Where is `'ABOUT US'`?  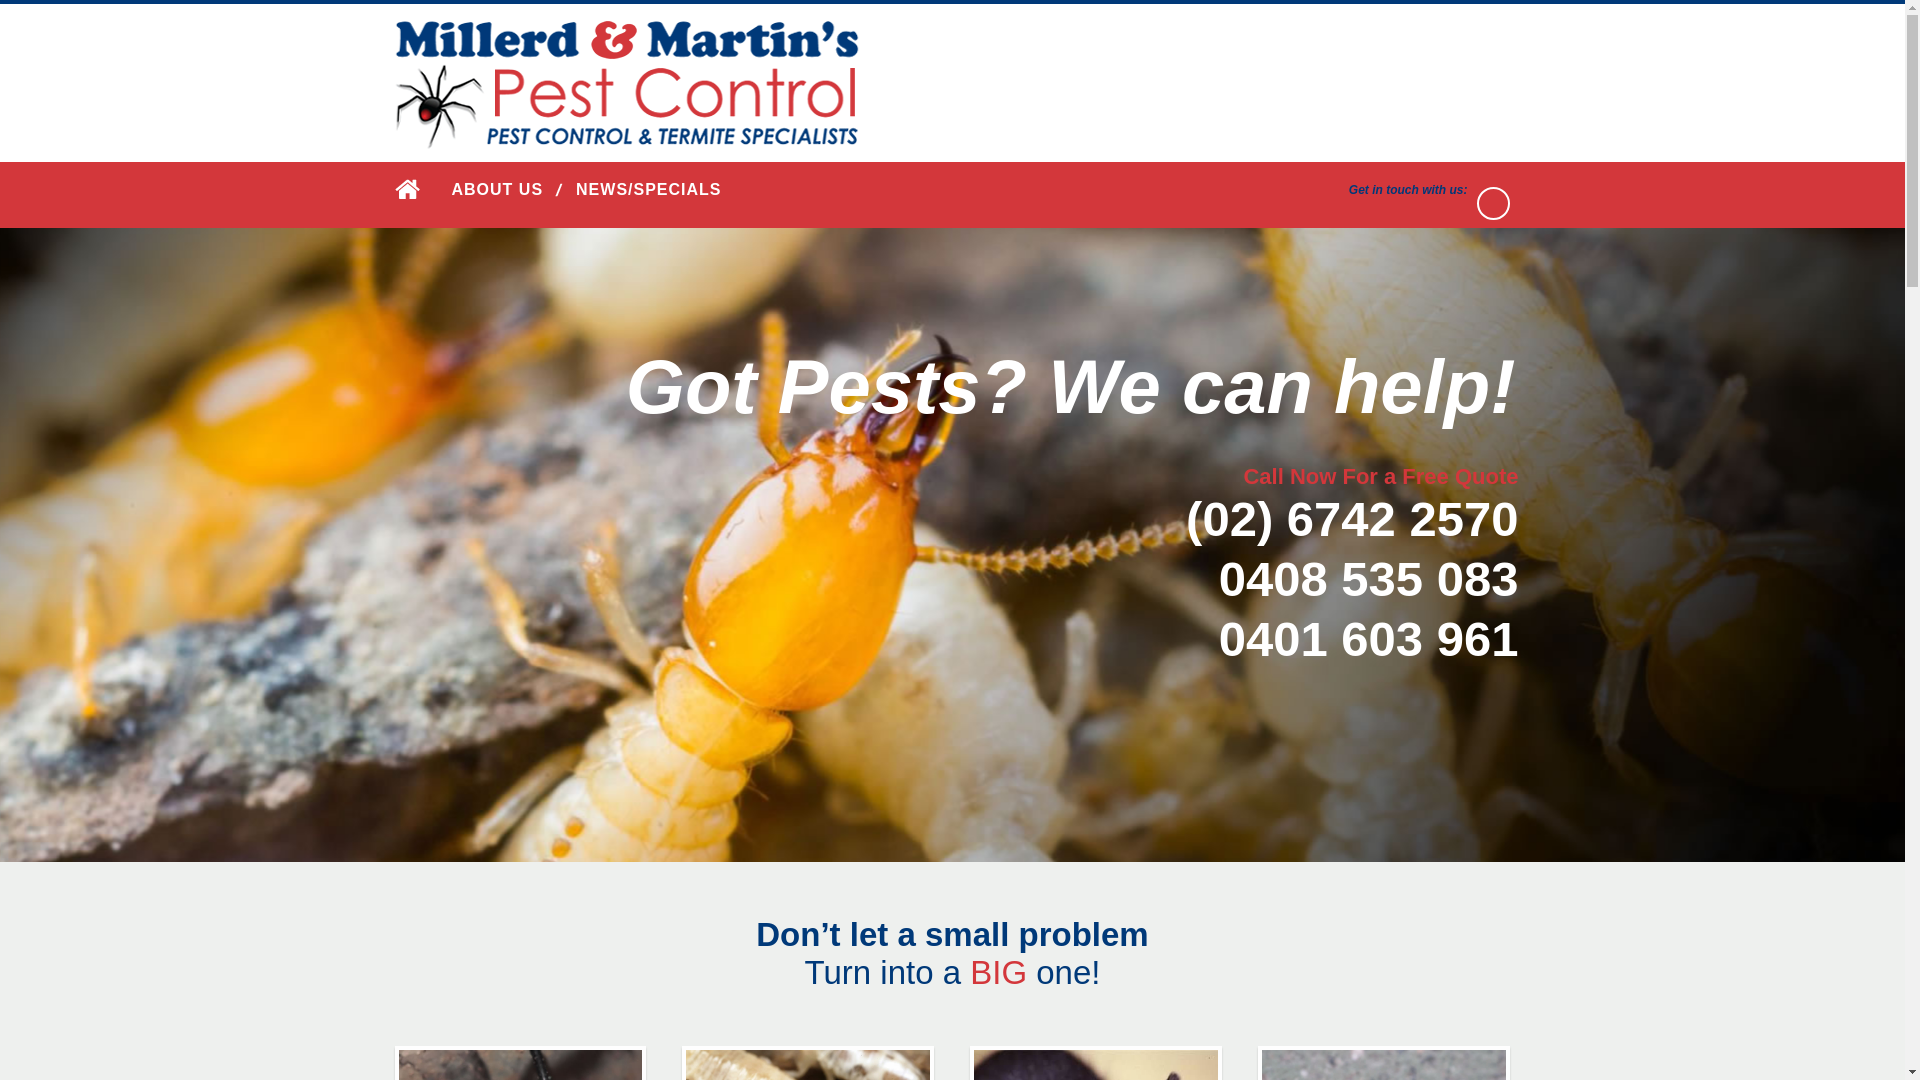
'ABOUT US' is located at coordinates (498, 189).